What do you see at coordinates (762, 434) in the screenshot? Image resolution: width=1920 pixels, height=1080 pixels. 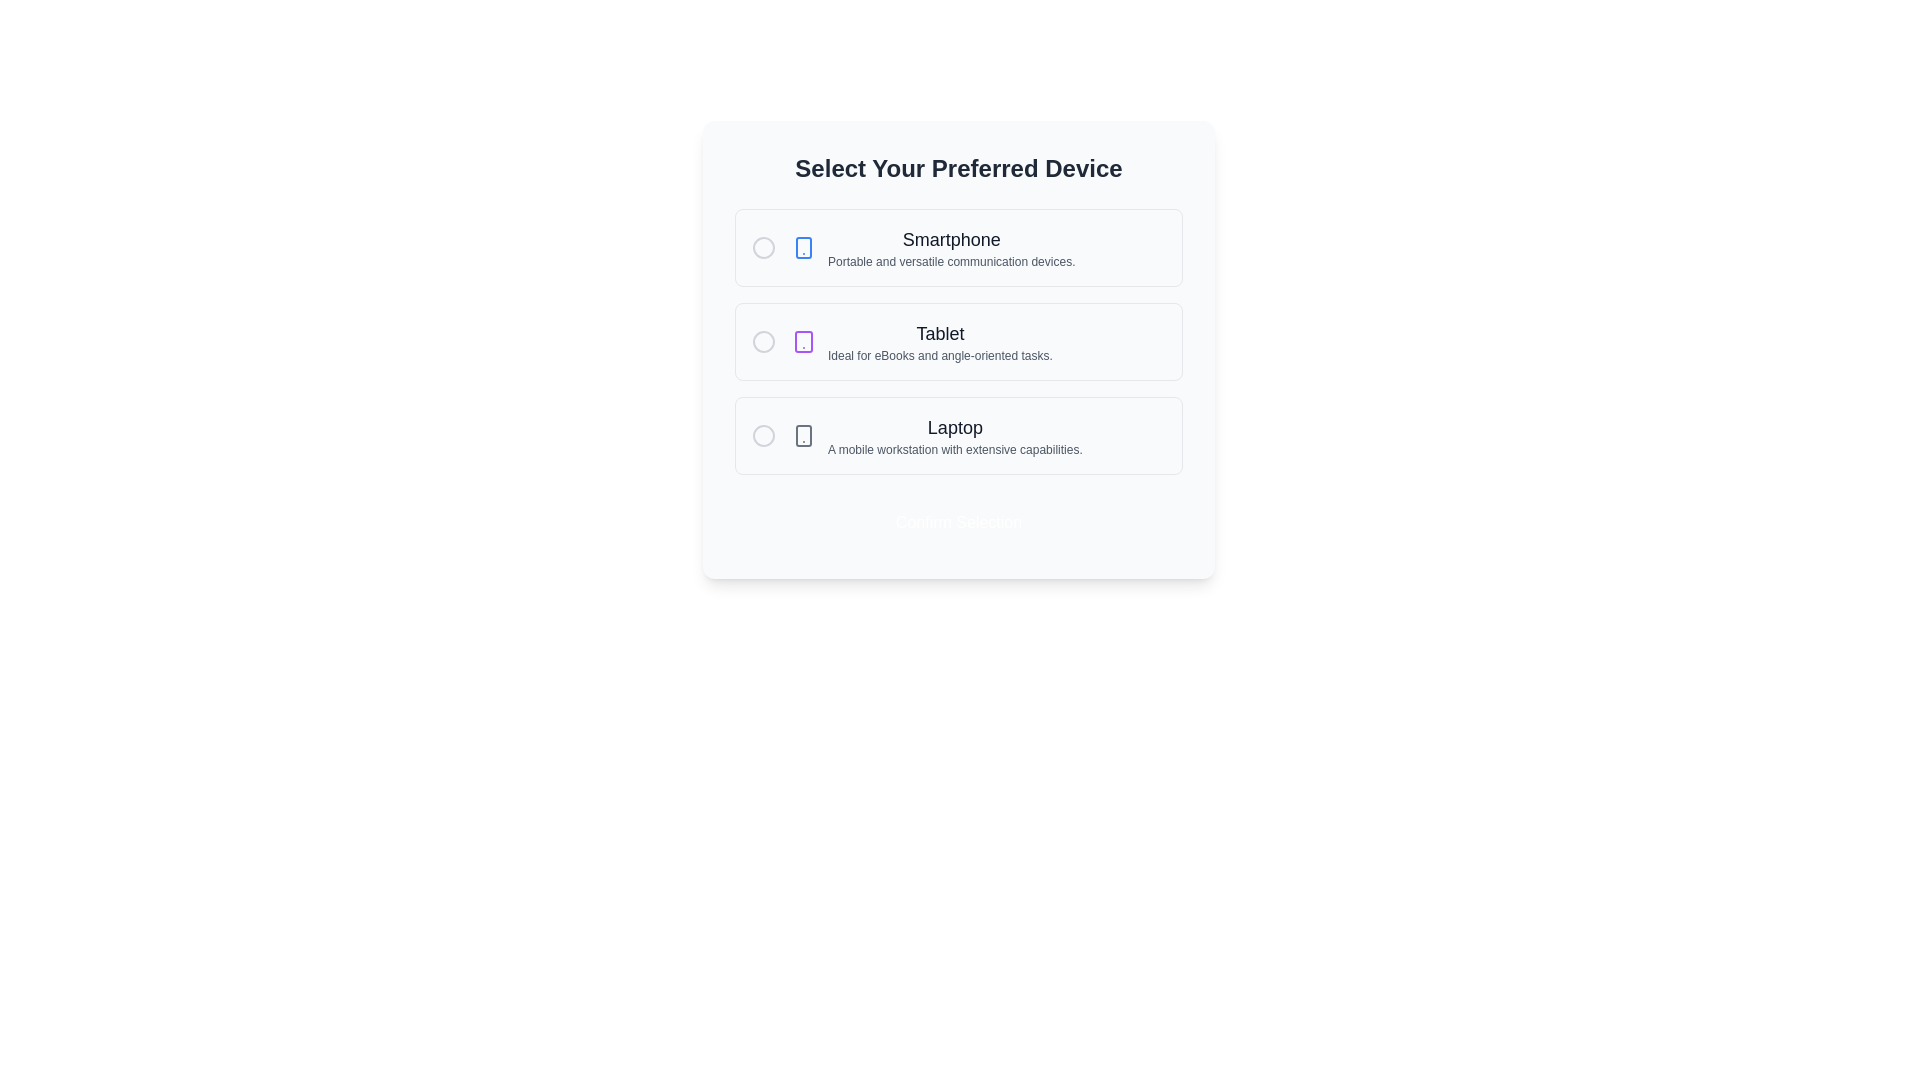 I see `the 'Laptop' radio button indicator` at bounding box center [762, 434].